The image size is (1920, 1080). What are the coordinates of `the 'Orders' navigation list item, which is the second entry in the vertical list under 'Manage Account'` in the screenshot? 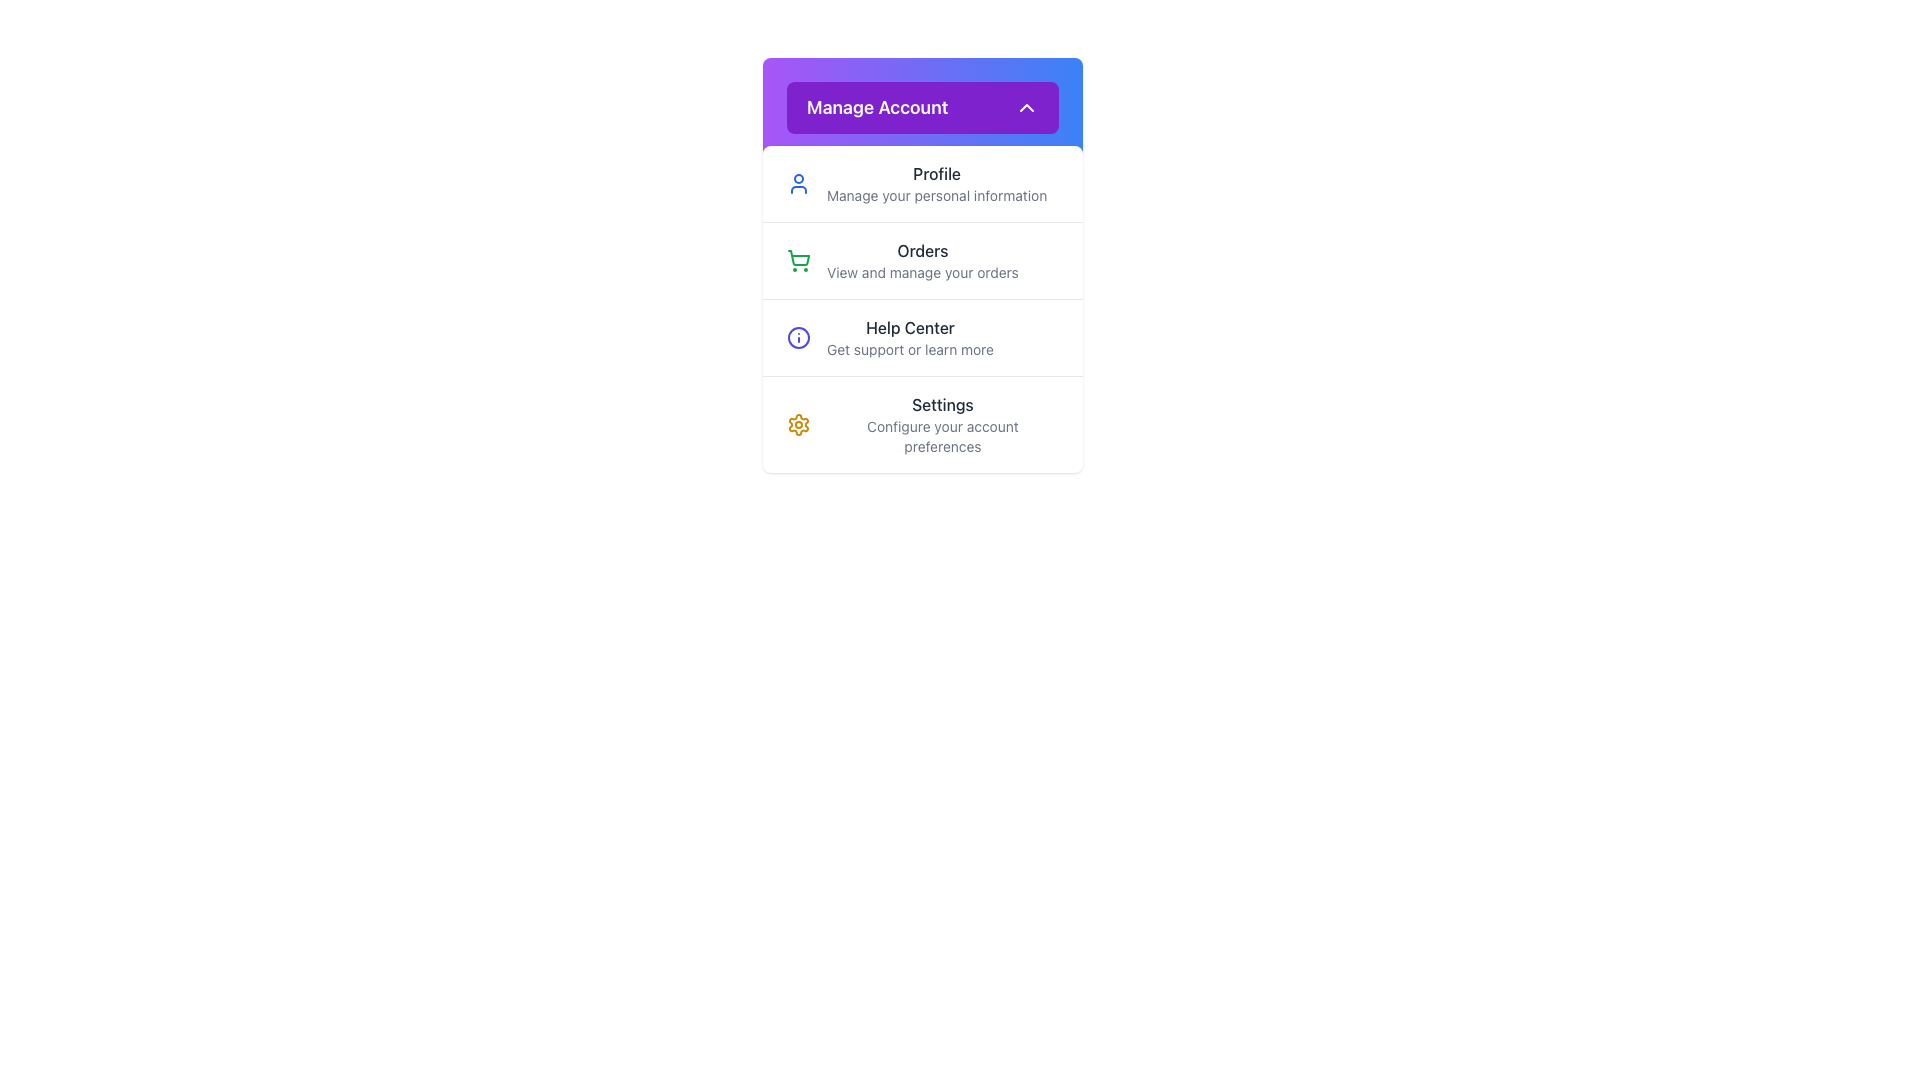 It's located at (921, 259).